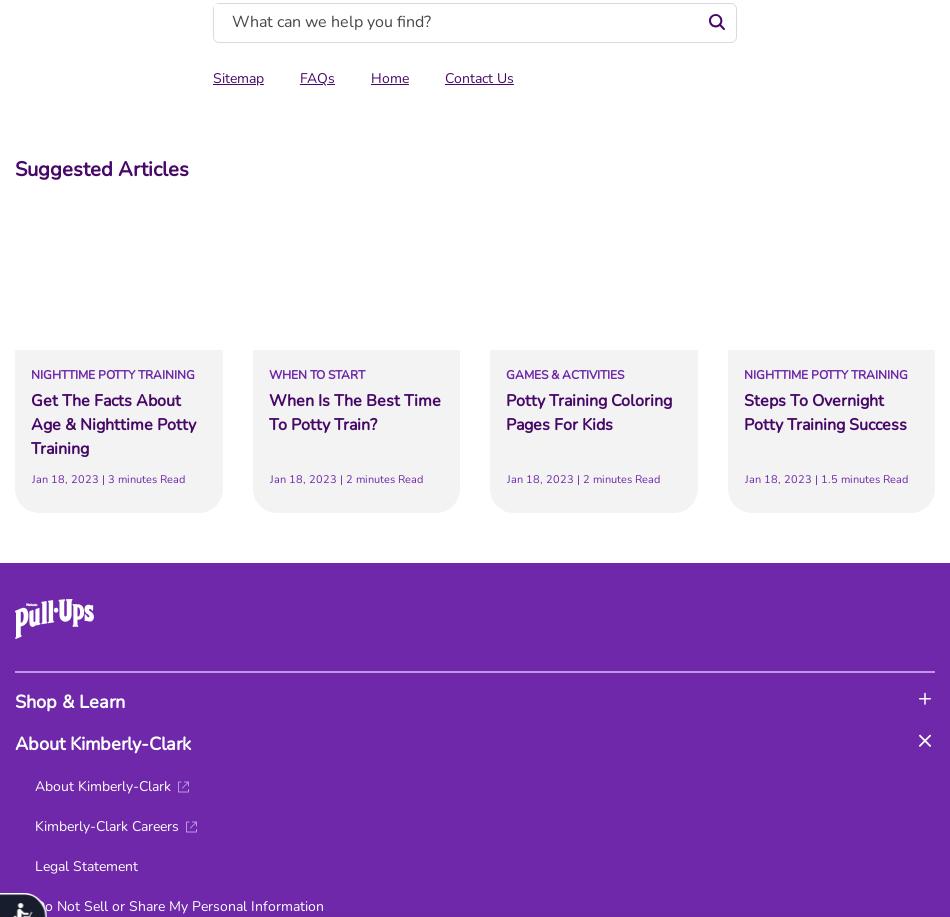 Image resolution: width=950 pixels, height=917 pixels. I want to click on 'Shop & Learn', so click(15, 701).